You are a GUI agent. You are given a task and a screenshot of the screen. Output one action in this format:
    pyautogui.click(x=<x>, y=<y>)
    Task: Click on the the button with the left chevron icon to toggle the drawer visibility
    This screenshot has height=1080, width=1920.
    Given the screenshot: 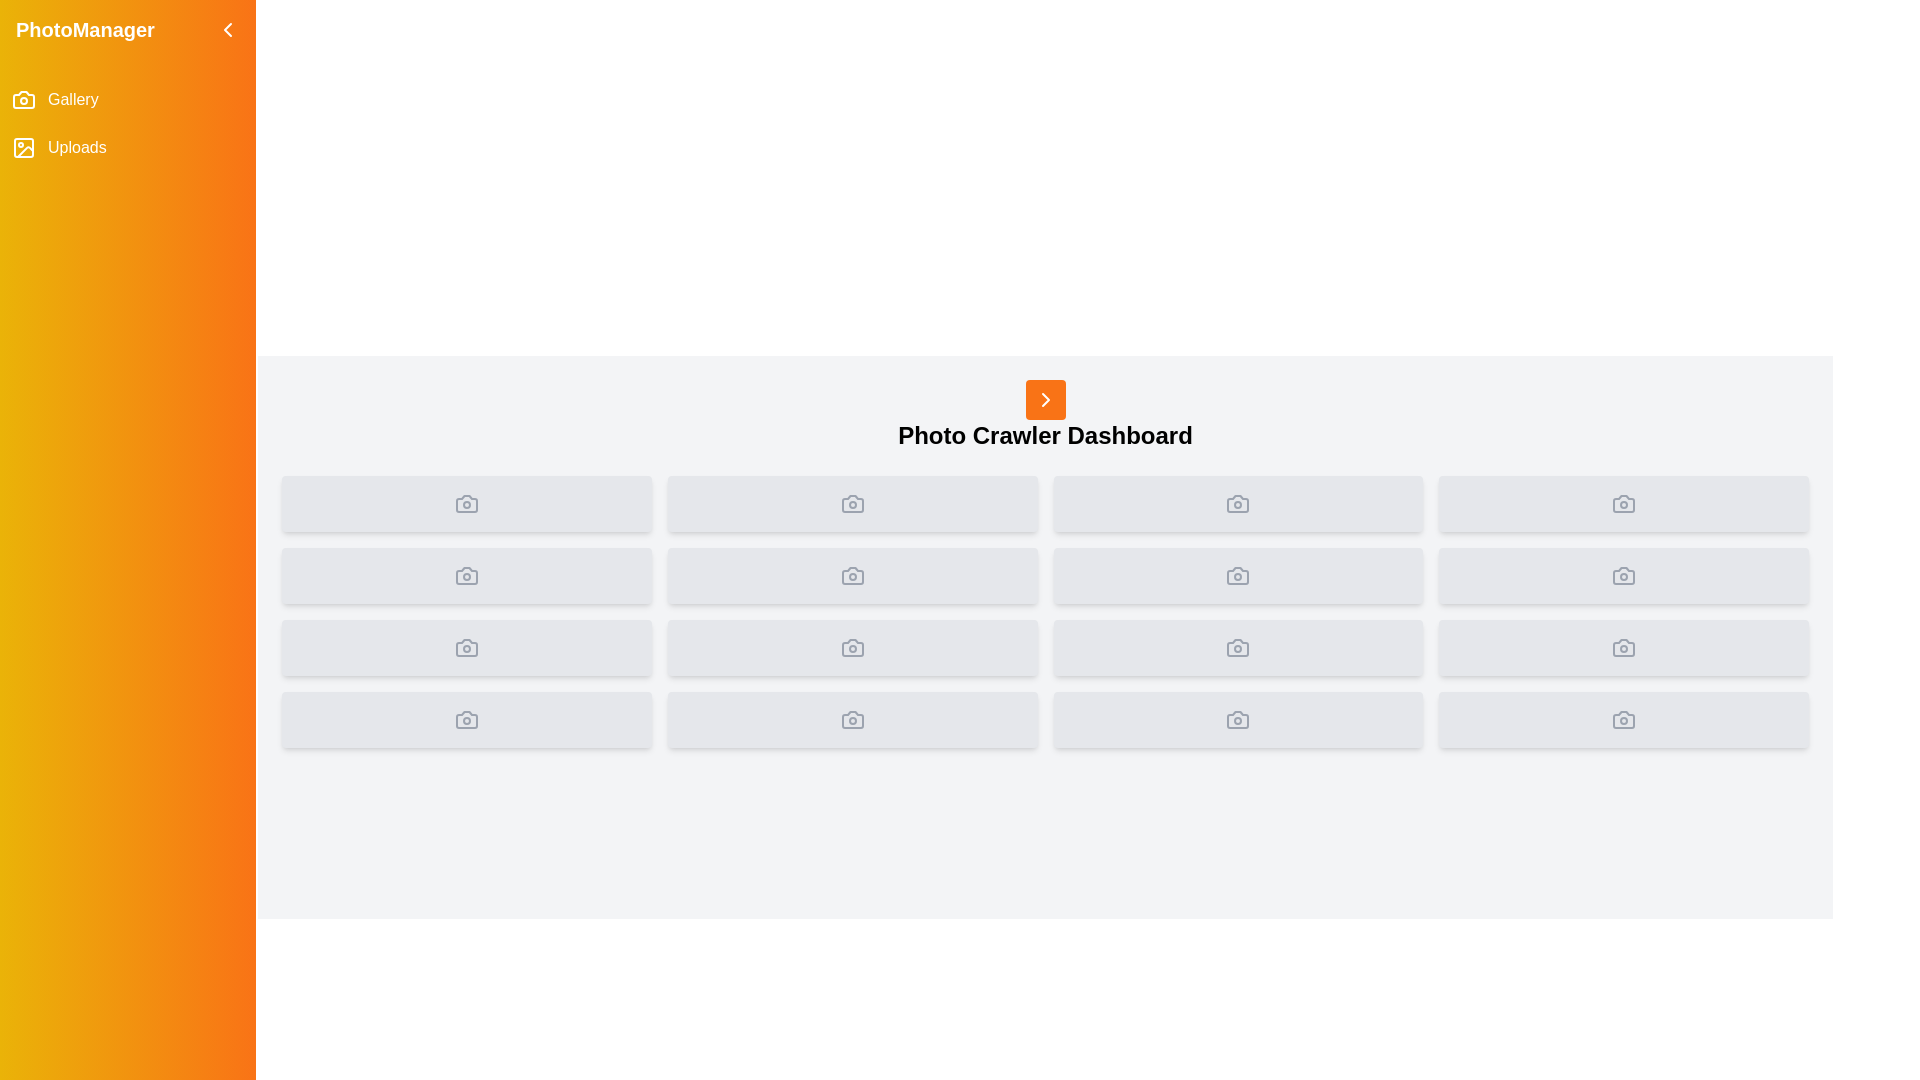 What is the action you would take?
    pyautogui.click(x=227, y=30)
    